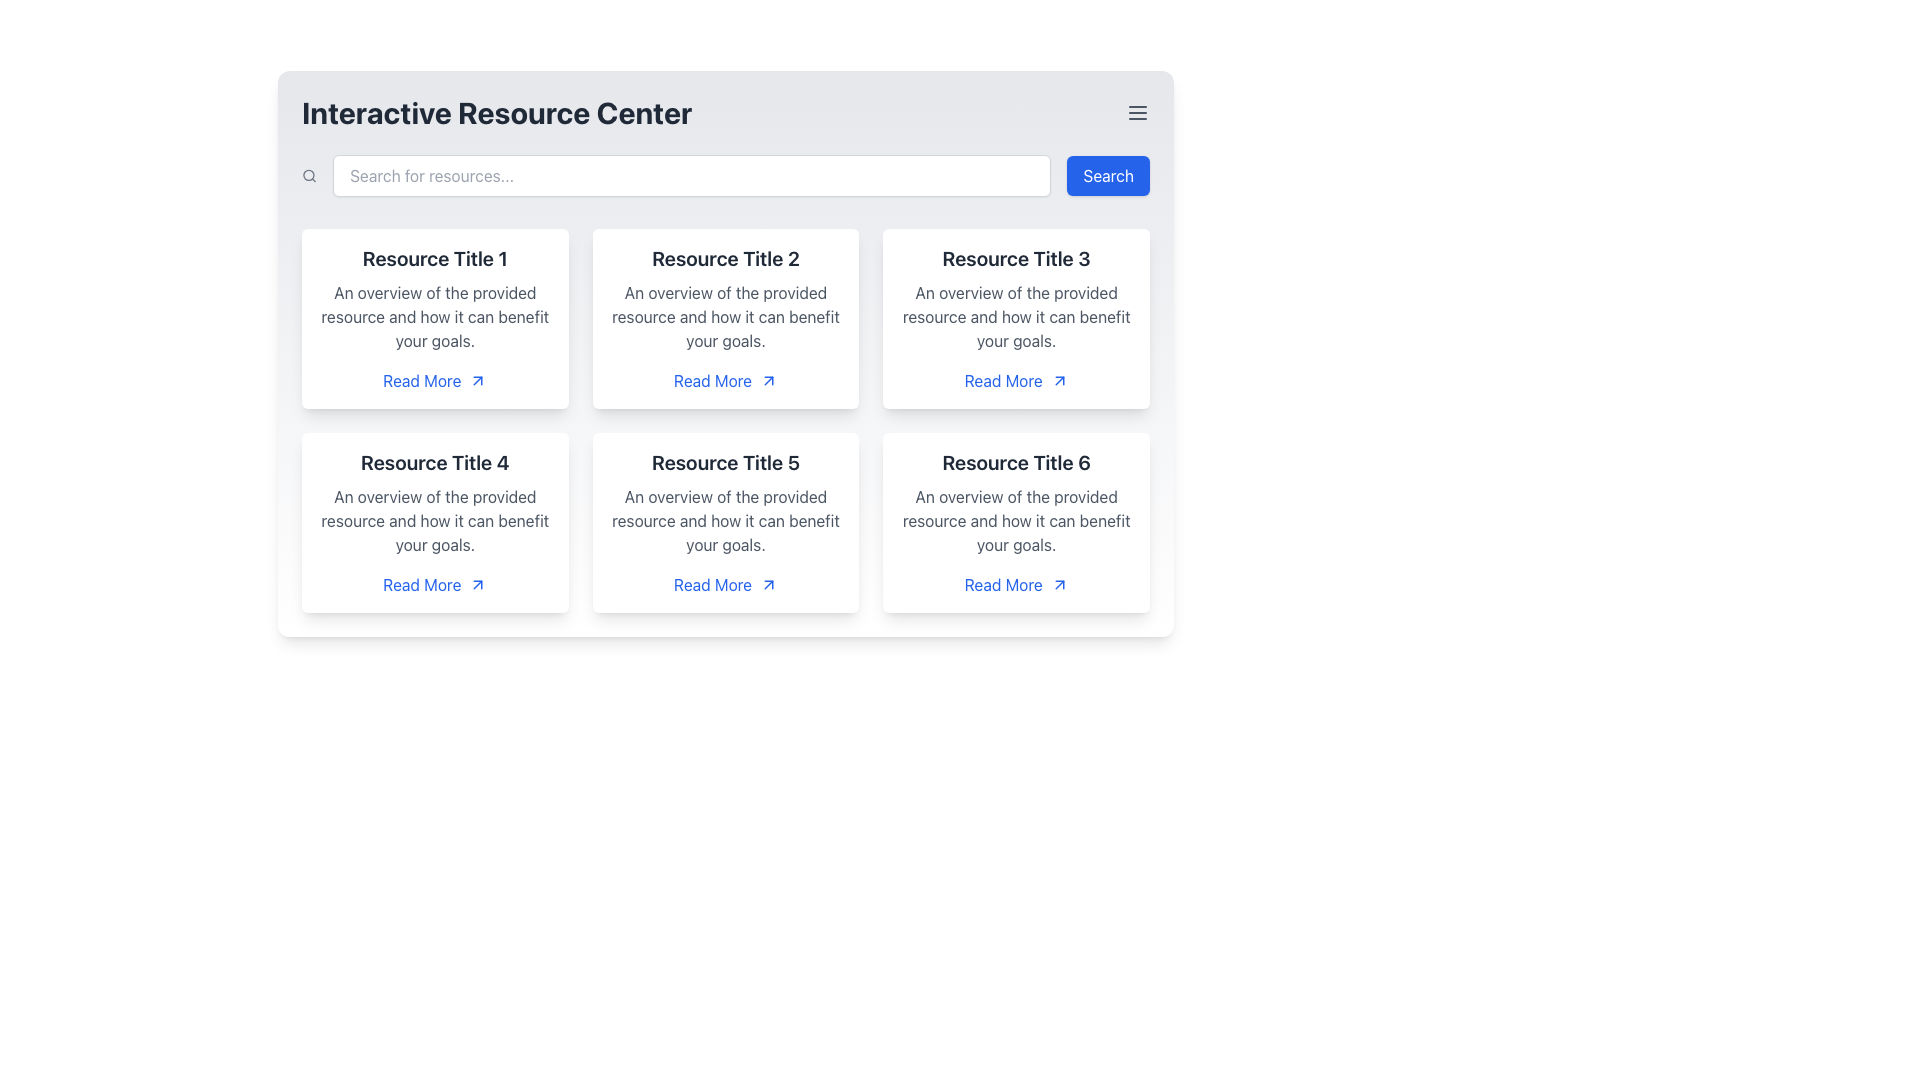  I want to click on the title text 'Interactive Resource Center' located in the top left of the page within the light gray header, so click(497, 112).